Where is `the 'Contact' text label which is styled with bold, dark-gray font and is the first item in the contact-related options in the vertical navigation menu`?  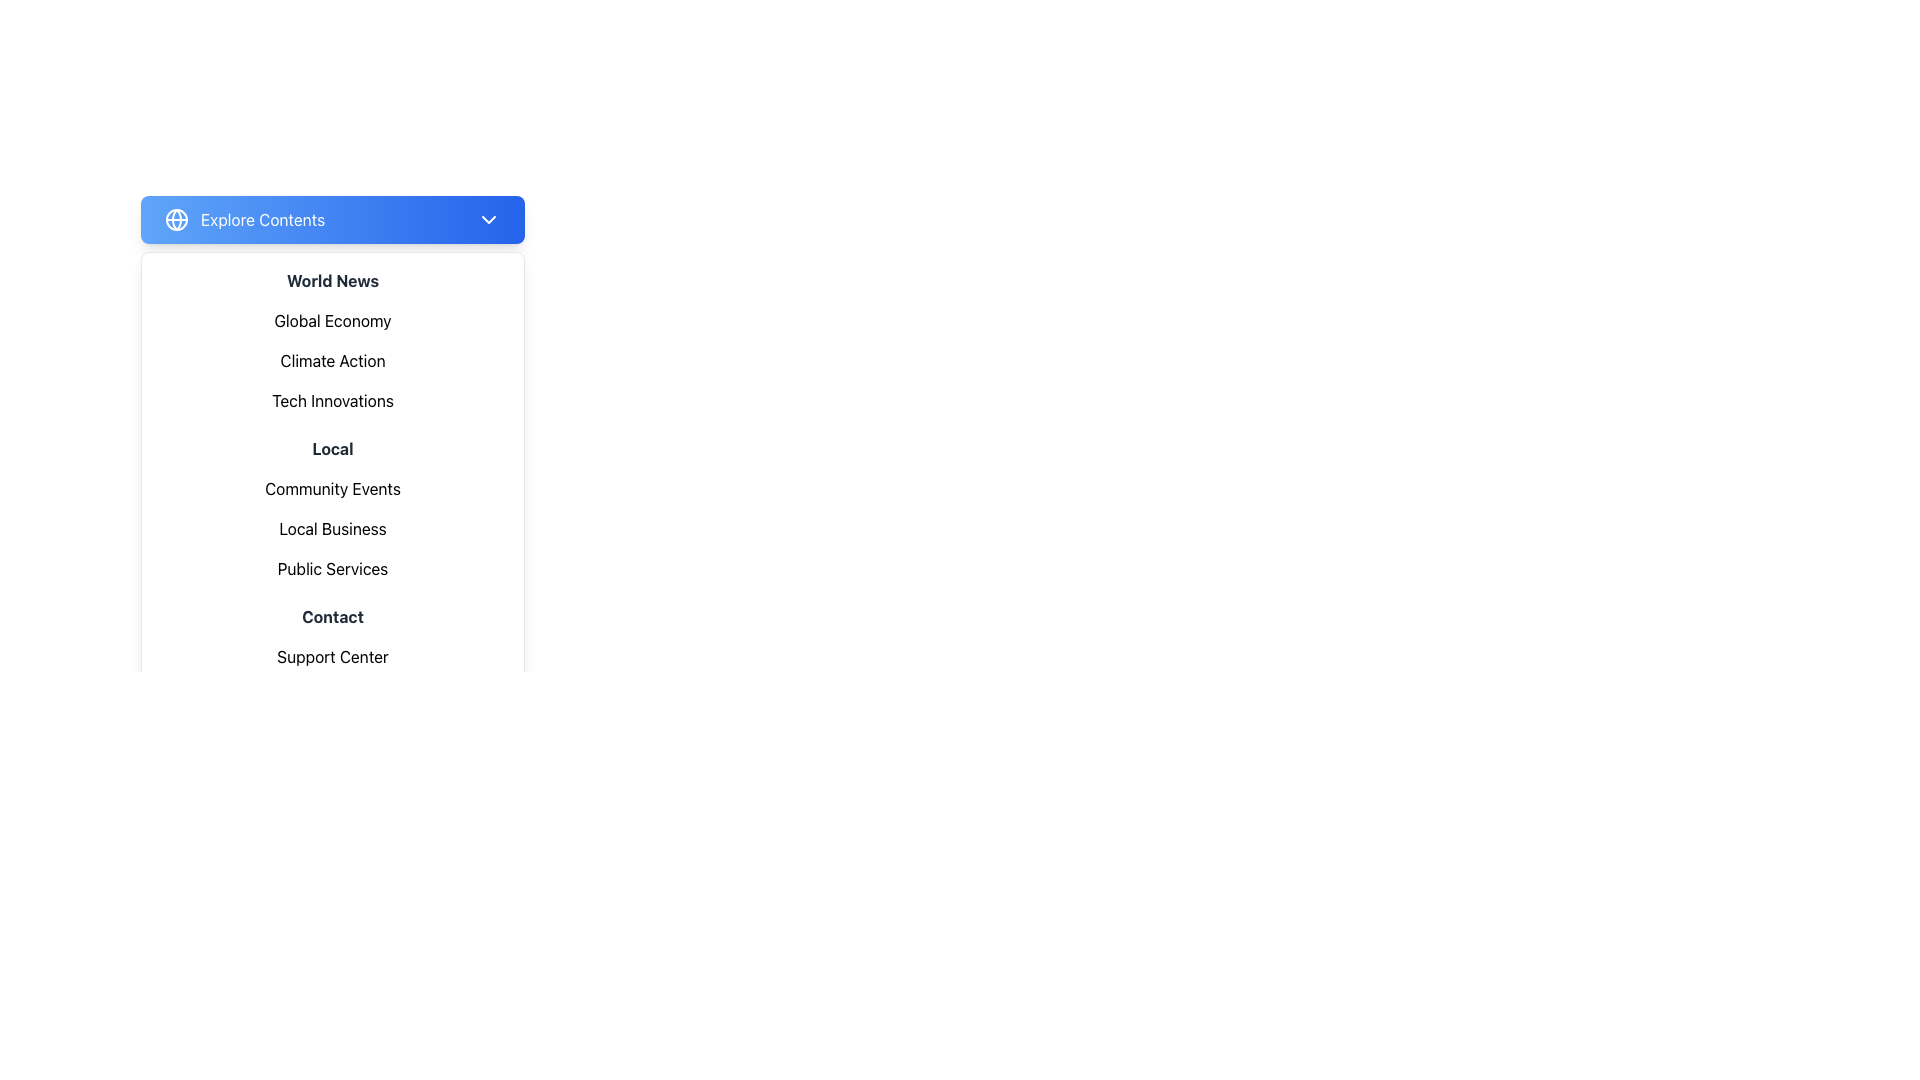
the 'Contact' text label which is styled with bold, dark-gray font and is the first item in the contact-related options in the vertical navigation menu is located at coordinates (332, 616).